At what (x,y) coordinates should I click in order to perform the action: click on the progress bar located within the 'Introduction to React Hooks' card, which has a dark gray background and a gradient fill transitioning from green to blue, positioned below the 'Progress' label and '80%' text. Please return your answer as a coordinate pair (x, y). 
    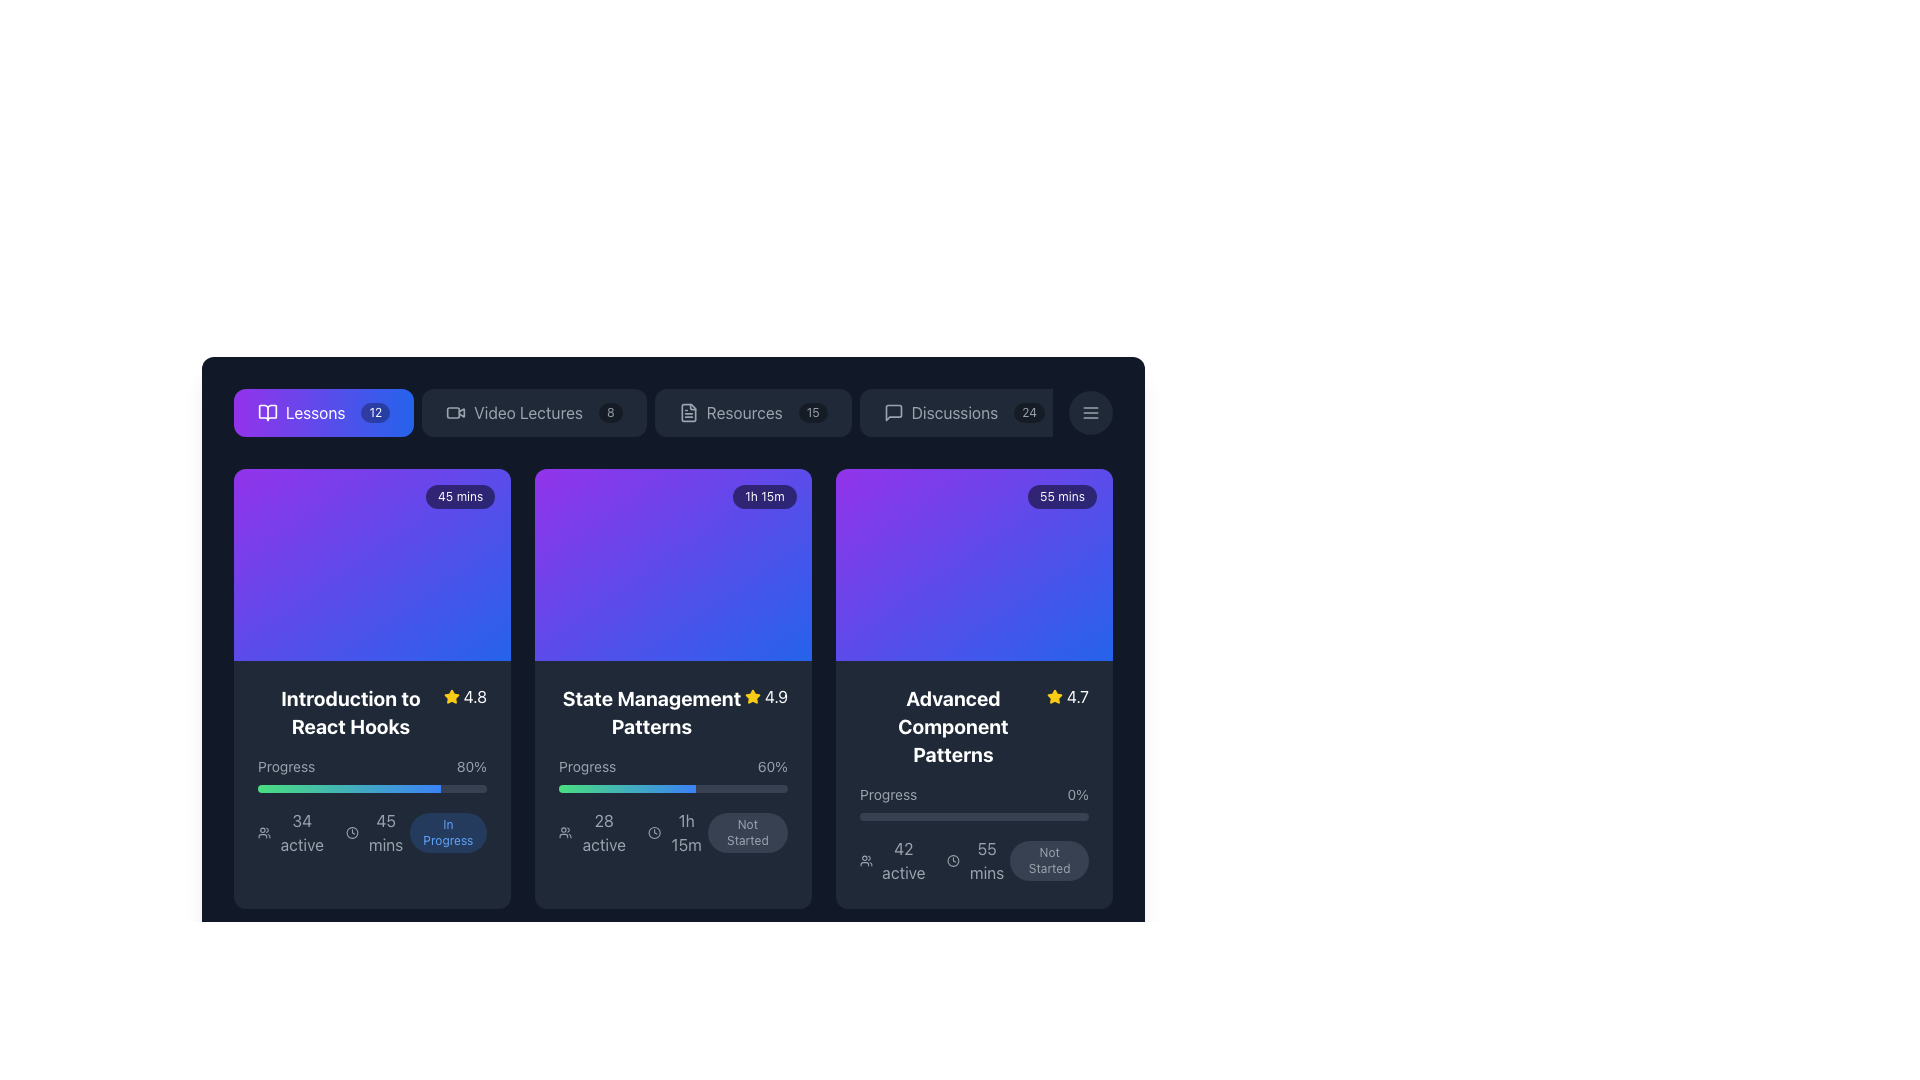
    Looking at the image, I should click on (372, 788).